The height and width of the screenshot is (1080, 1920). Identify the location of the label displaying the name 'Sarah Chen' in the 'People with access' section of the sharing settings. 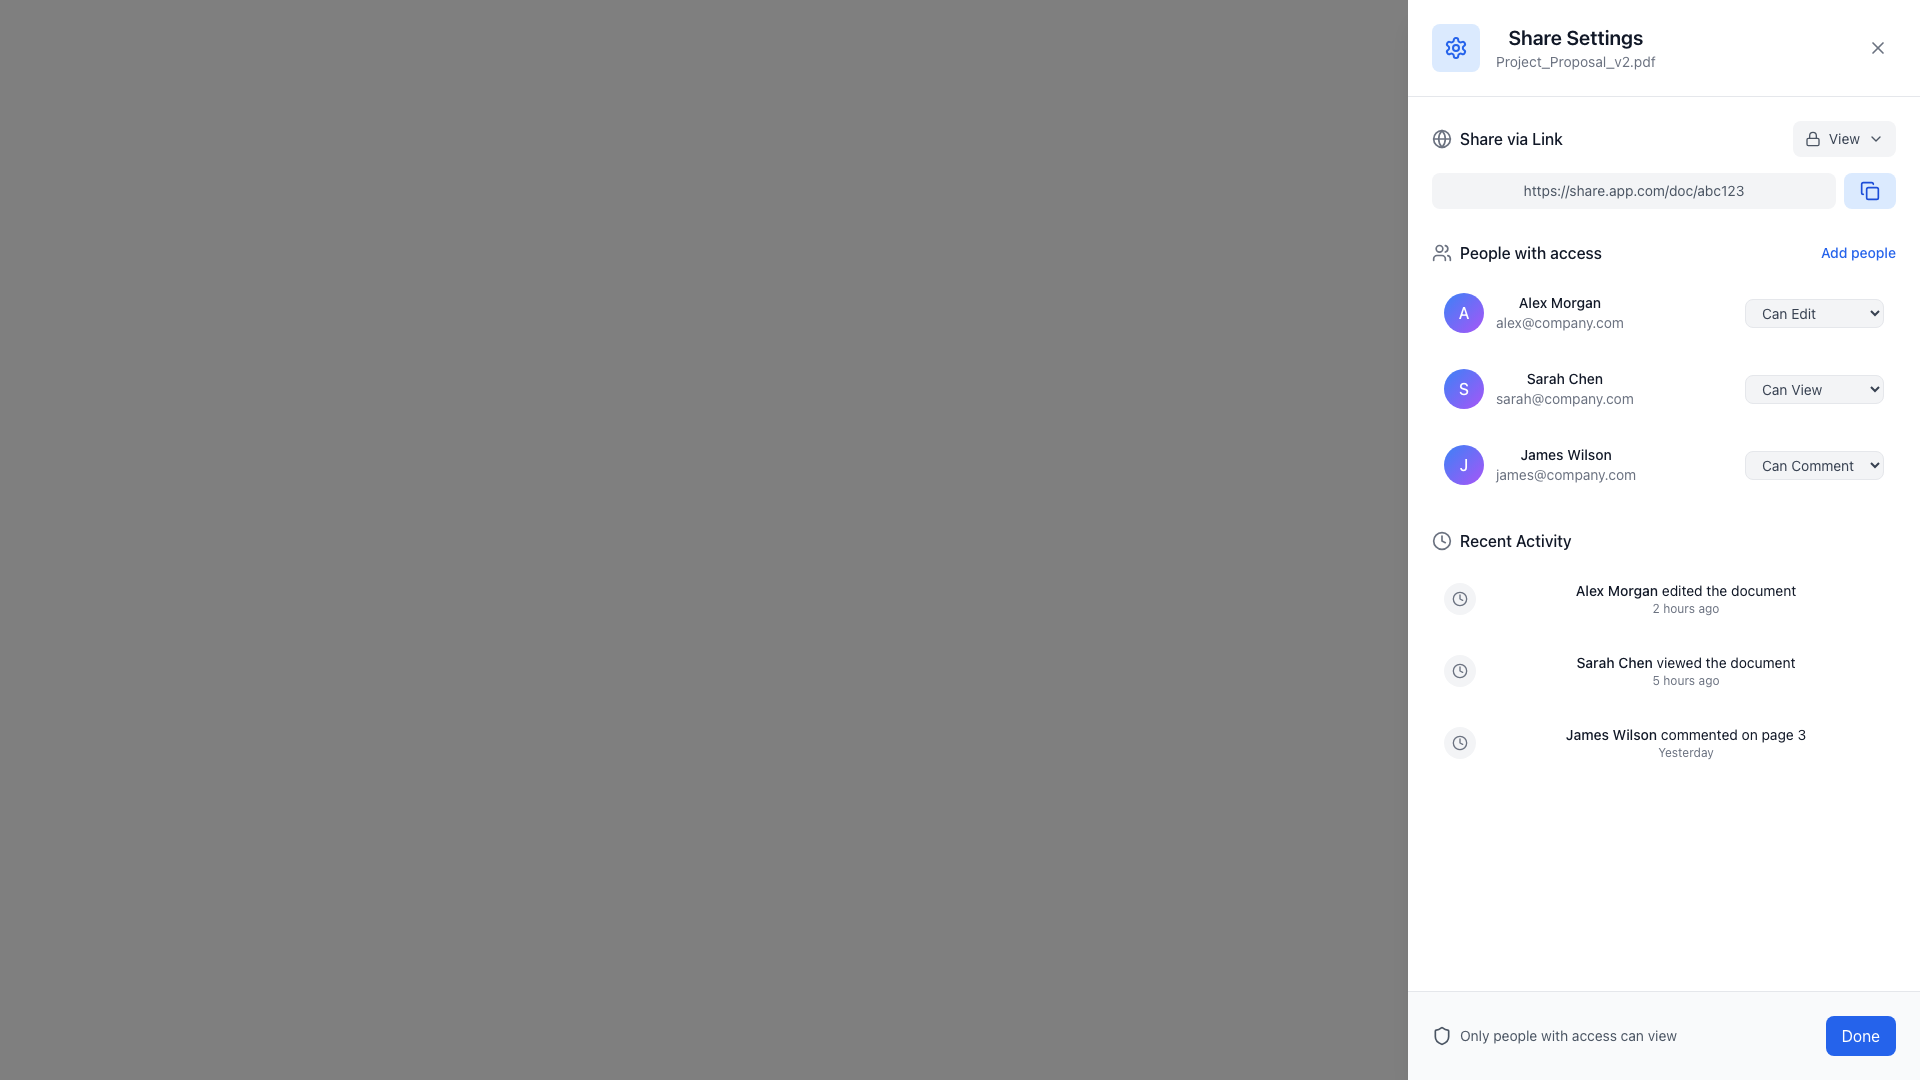
(1563, 378).